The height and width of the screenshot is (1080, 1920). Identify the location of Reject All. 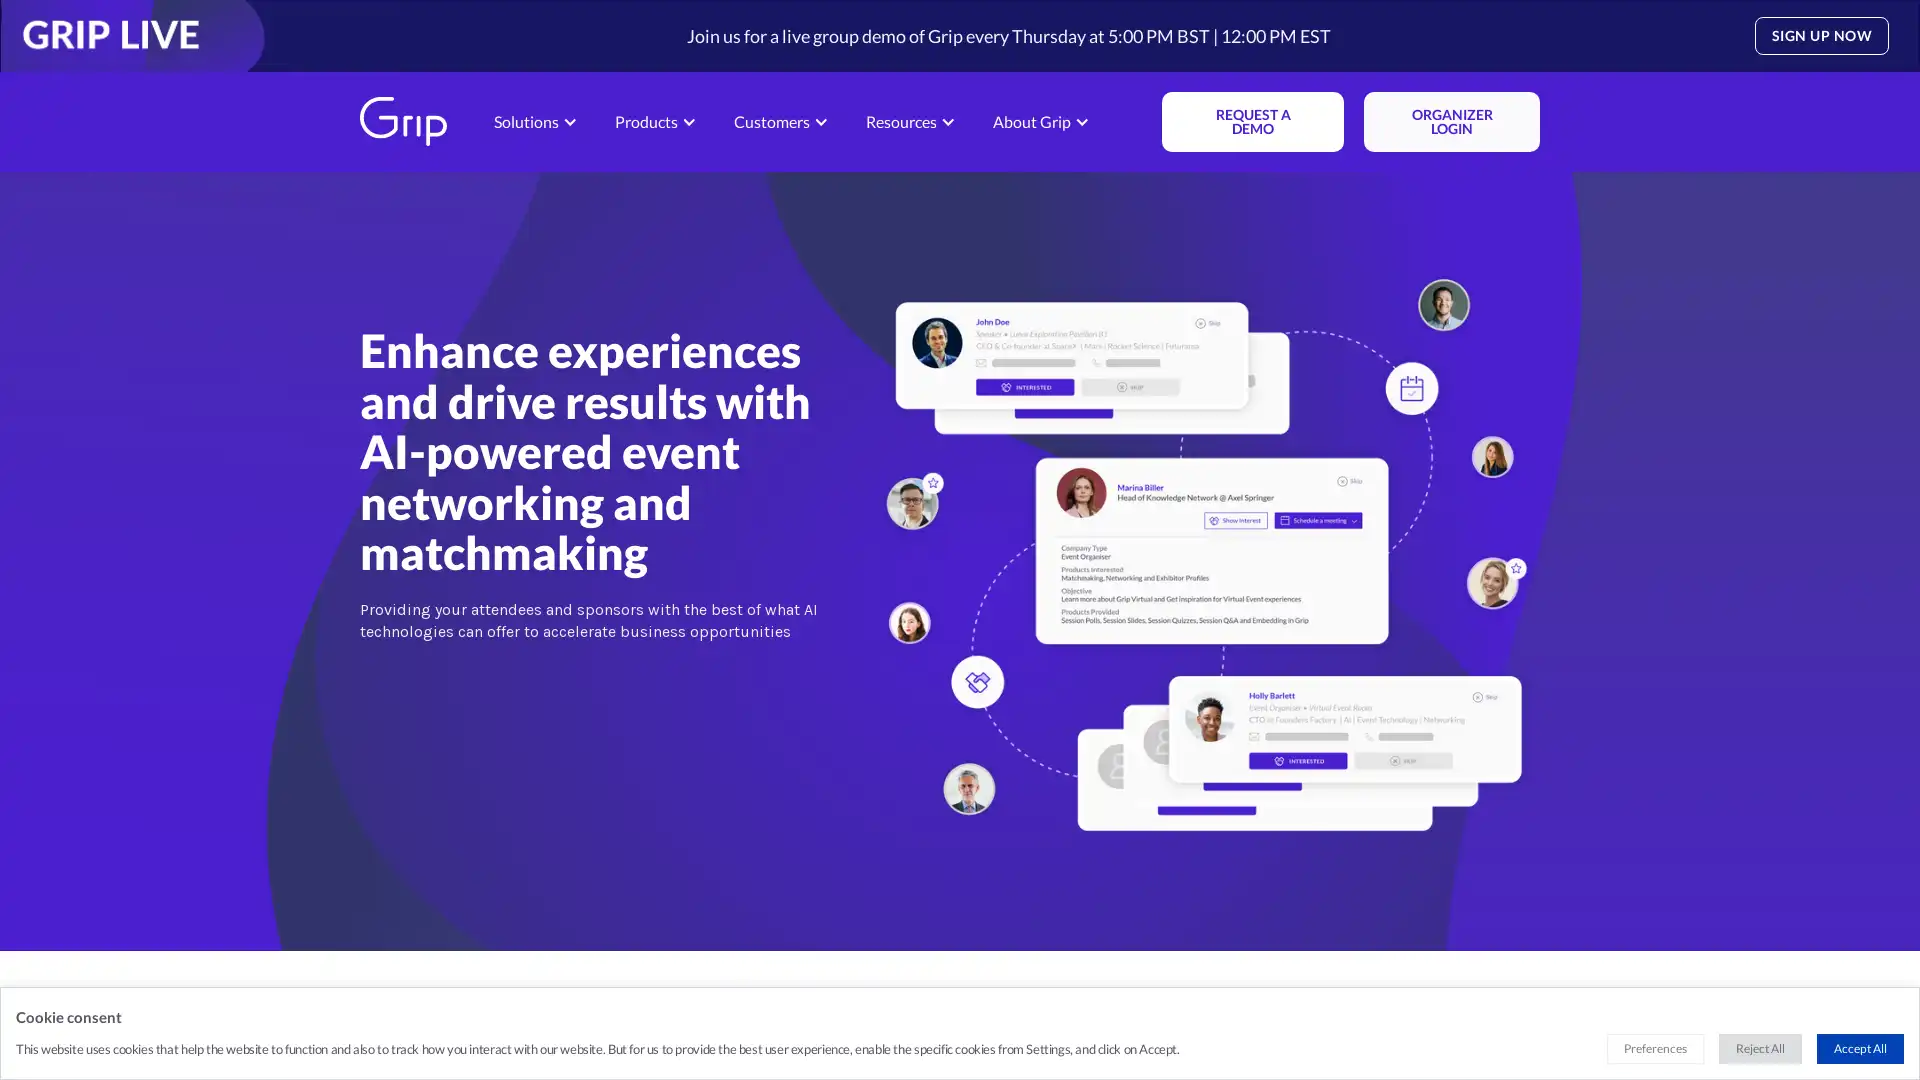
(1760, 1048).